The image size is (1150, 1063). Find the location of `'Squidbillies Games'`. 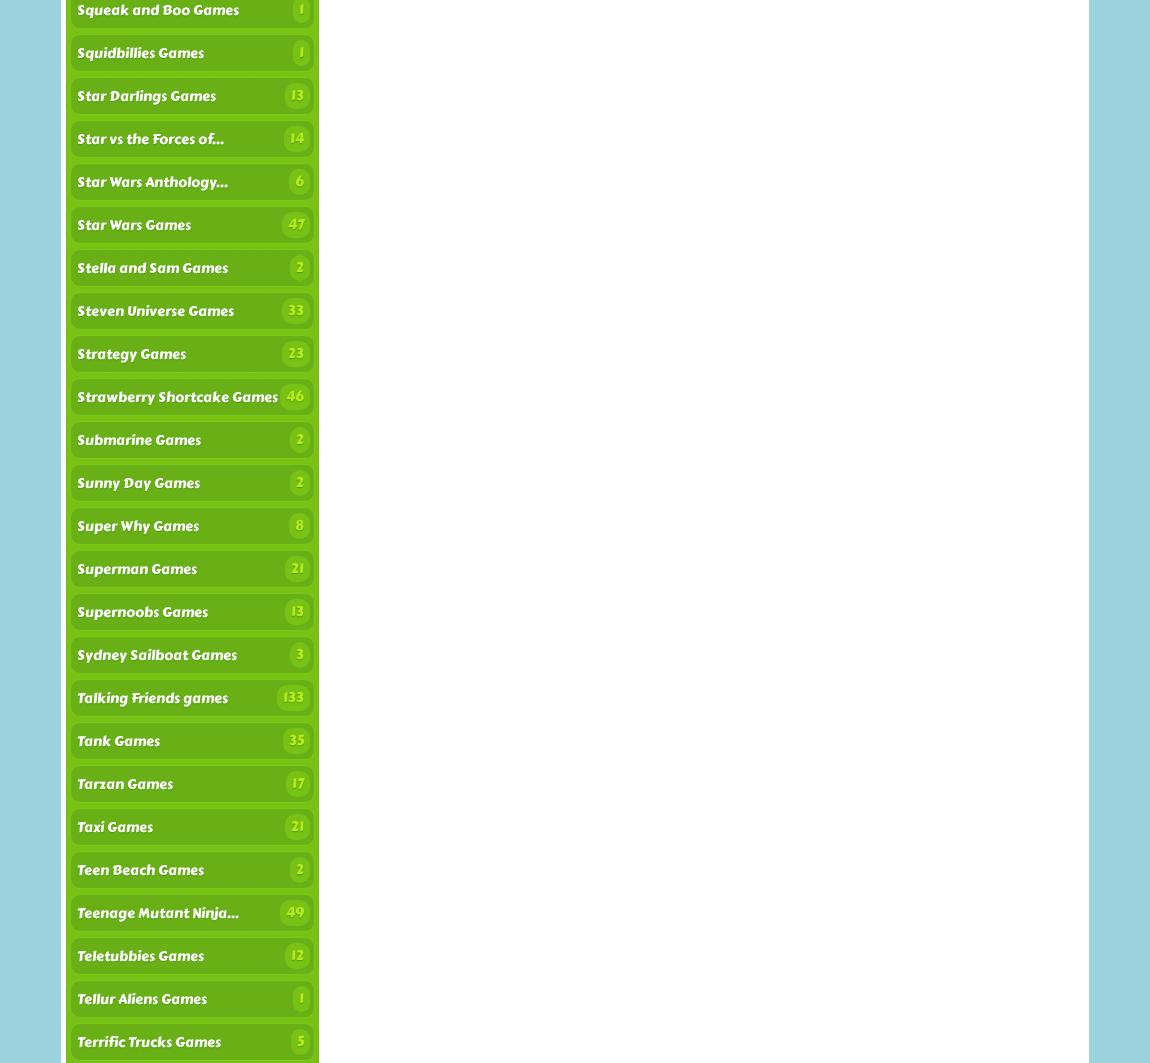

'Squidbillies Games' is located at coordinates (139, 53).